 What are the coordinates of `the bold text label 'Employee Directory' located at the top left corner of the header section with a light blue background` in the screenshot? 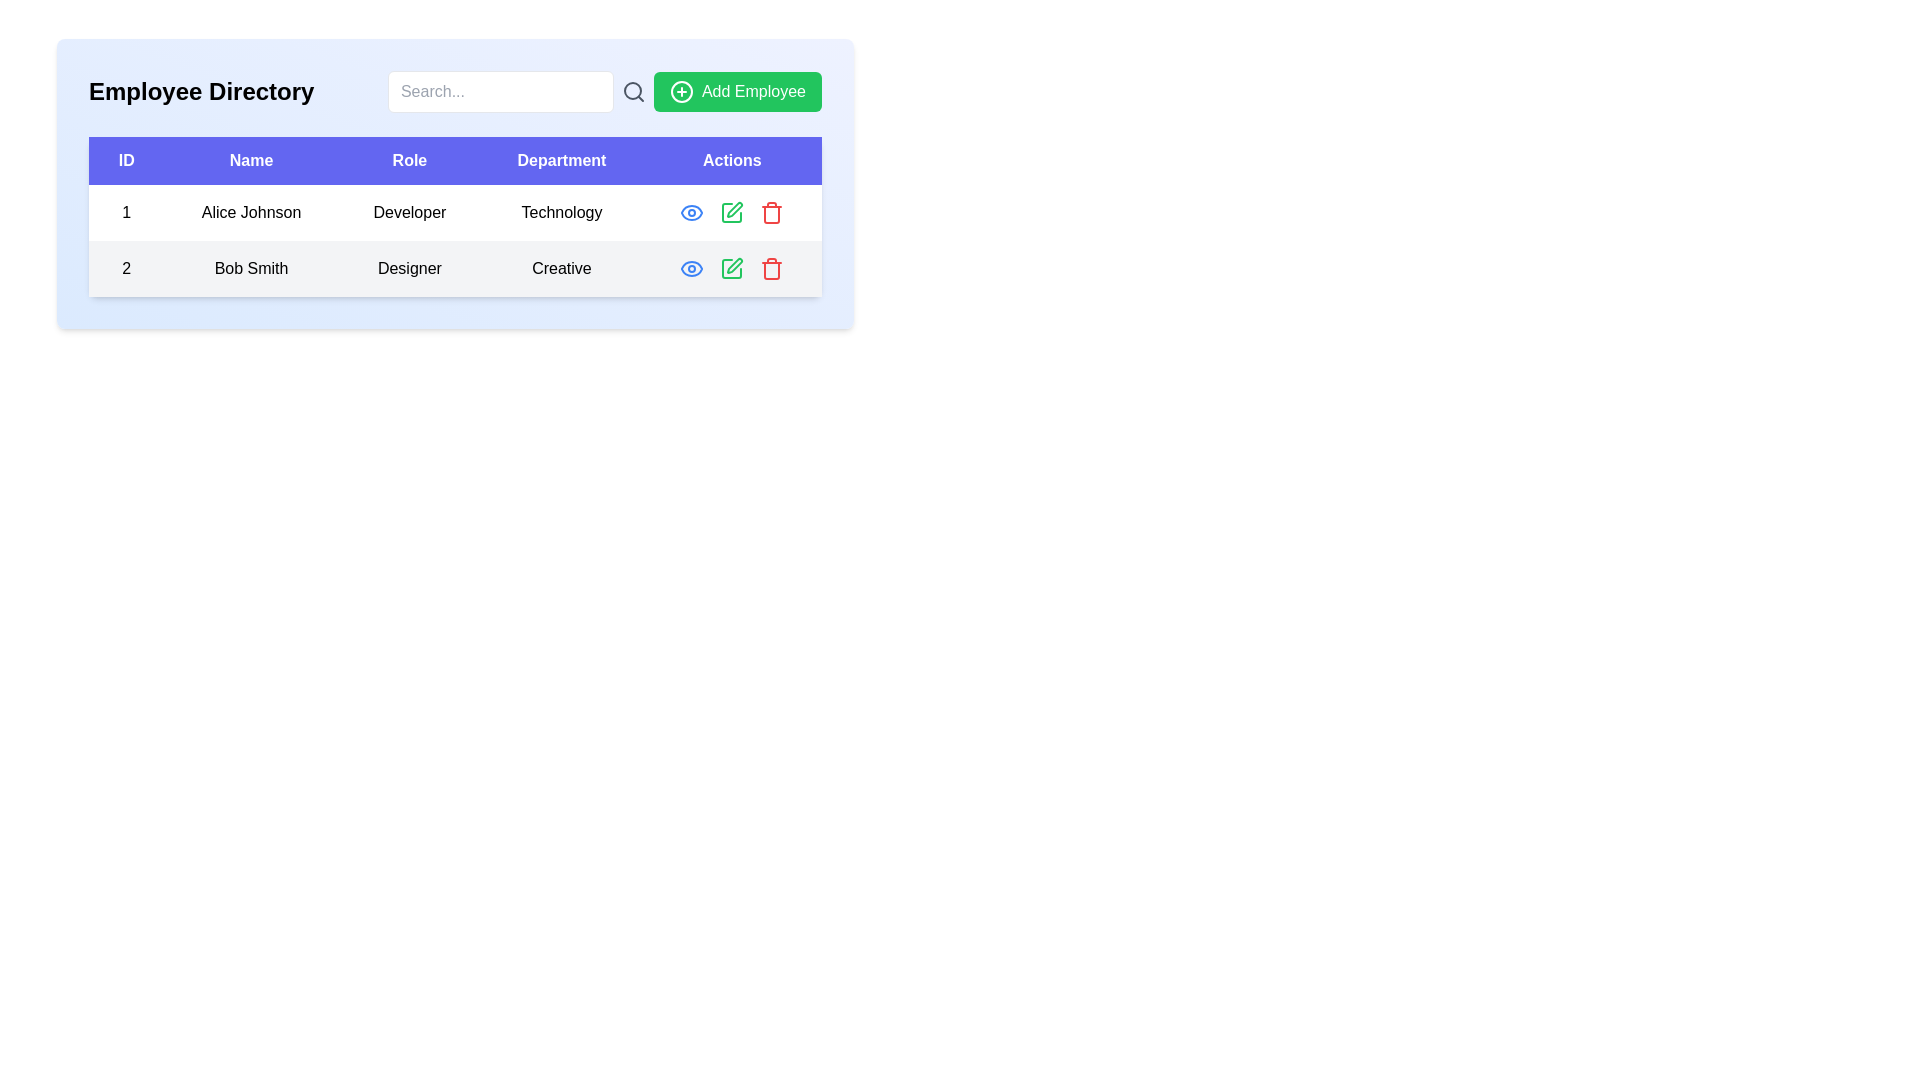 It's located at (201, 92).